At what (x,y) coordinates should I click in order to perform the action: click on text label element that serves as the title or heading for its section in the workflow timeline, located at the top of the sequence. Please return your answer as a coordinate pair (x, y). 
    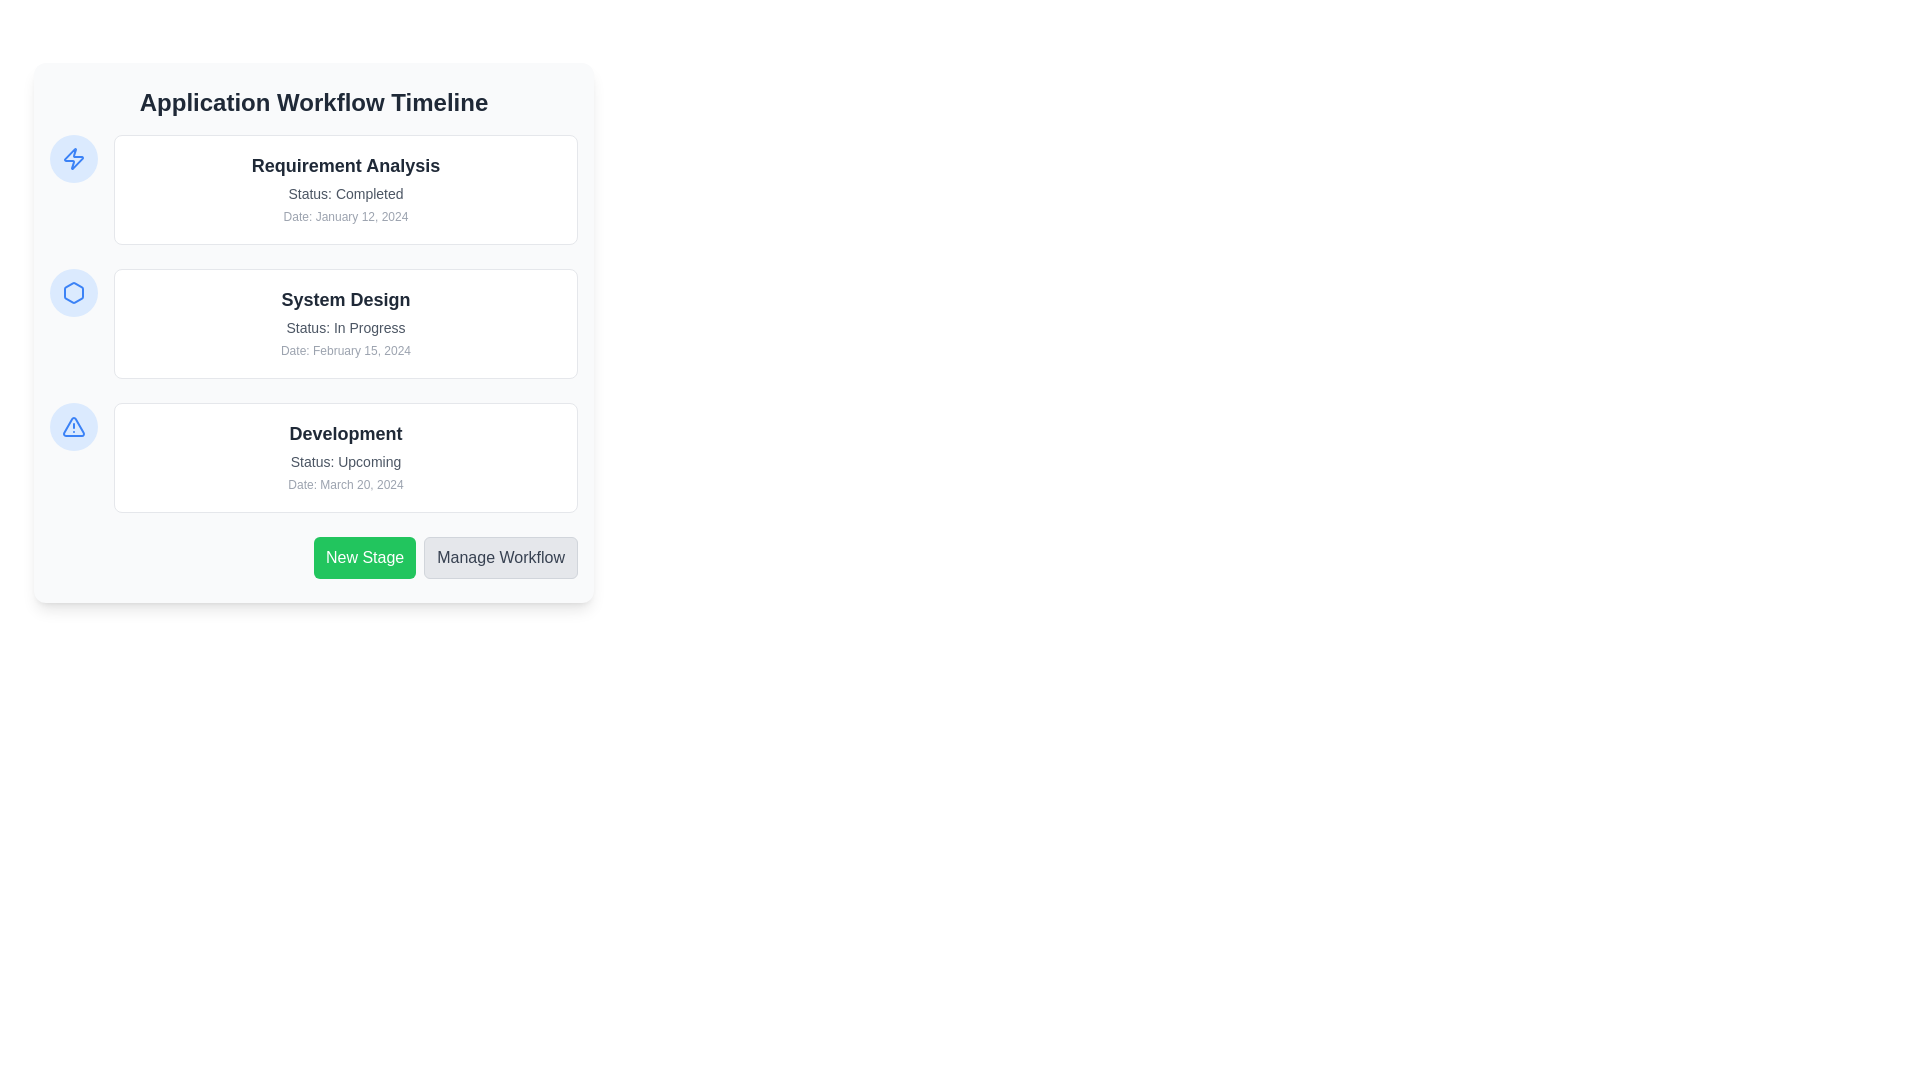
    Looking at the image, I should click on (345, 164).